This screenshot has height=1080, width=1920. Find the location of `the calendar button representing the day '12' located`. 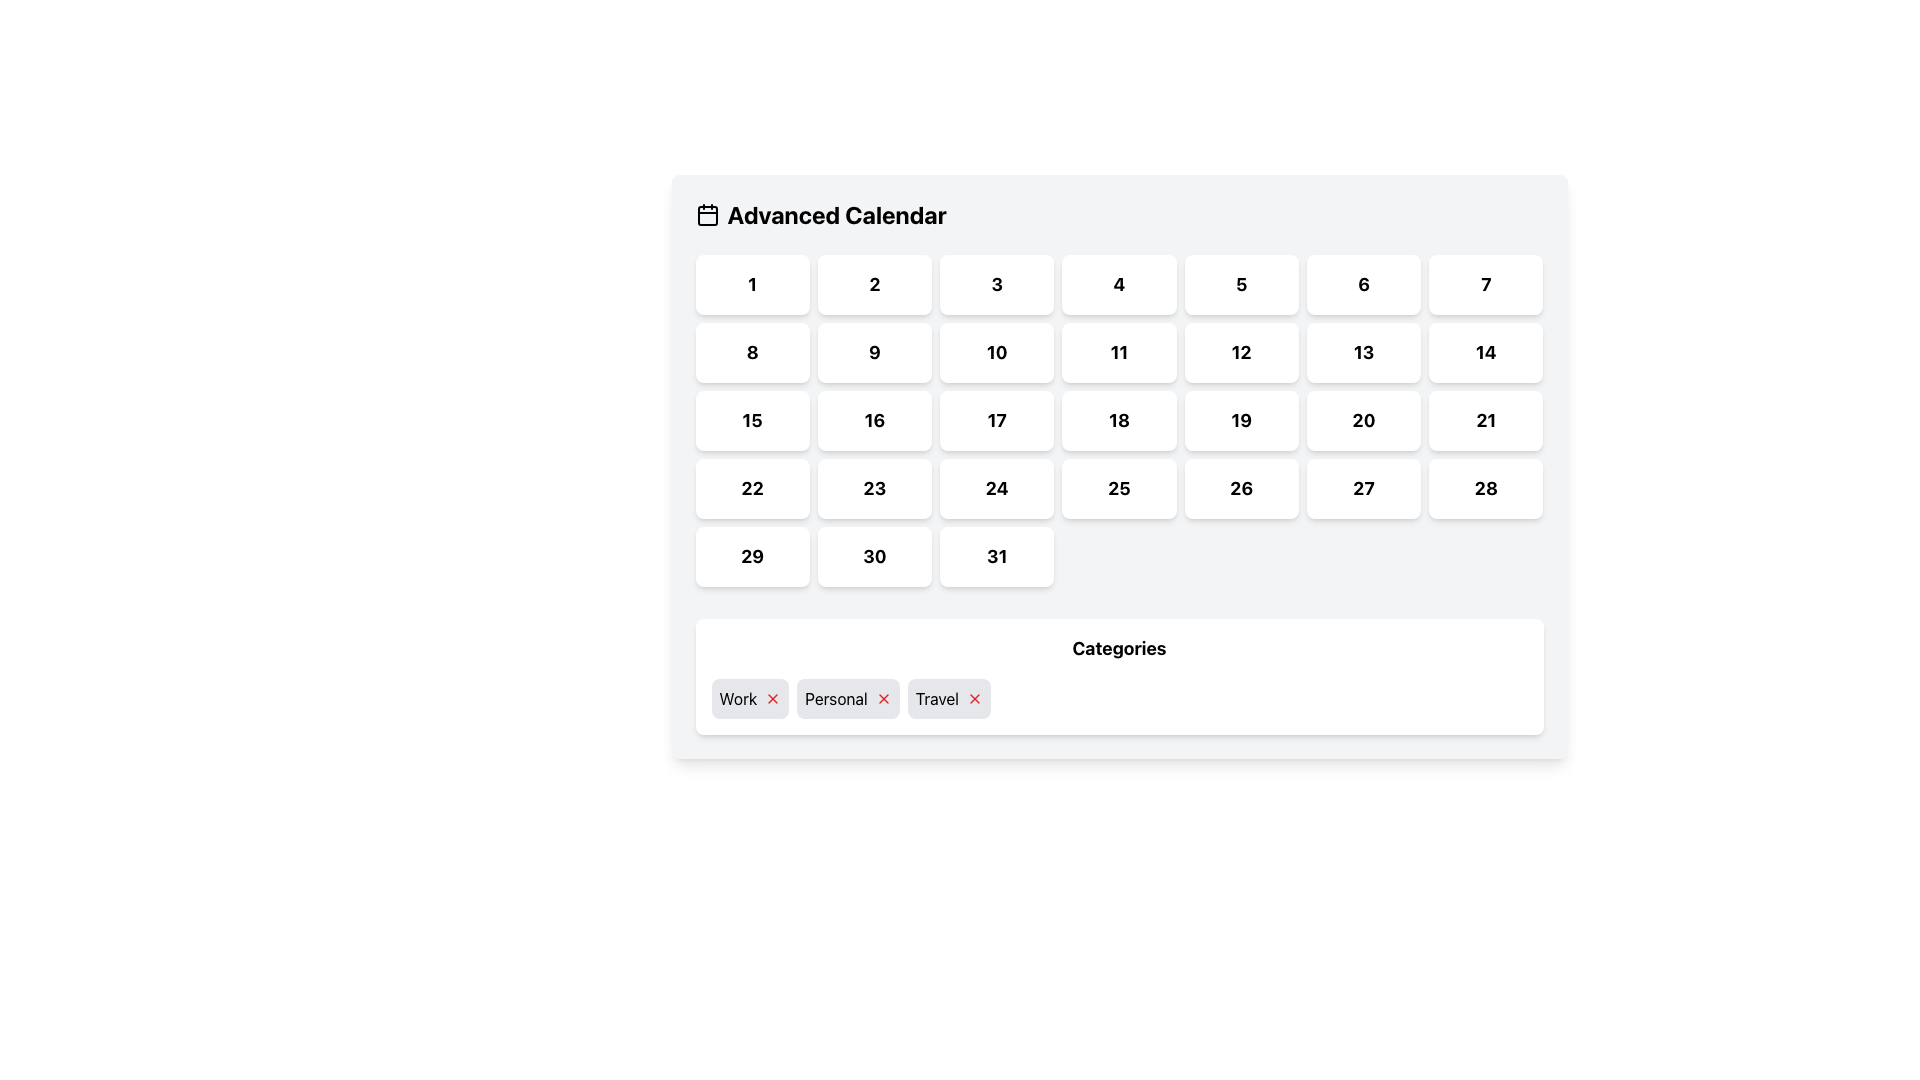

the calendar button representing the day '12' located is located at coordinates (1240, 352).